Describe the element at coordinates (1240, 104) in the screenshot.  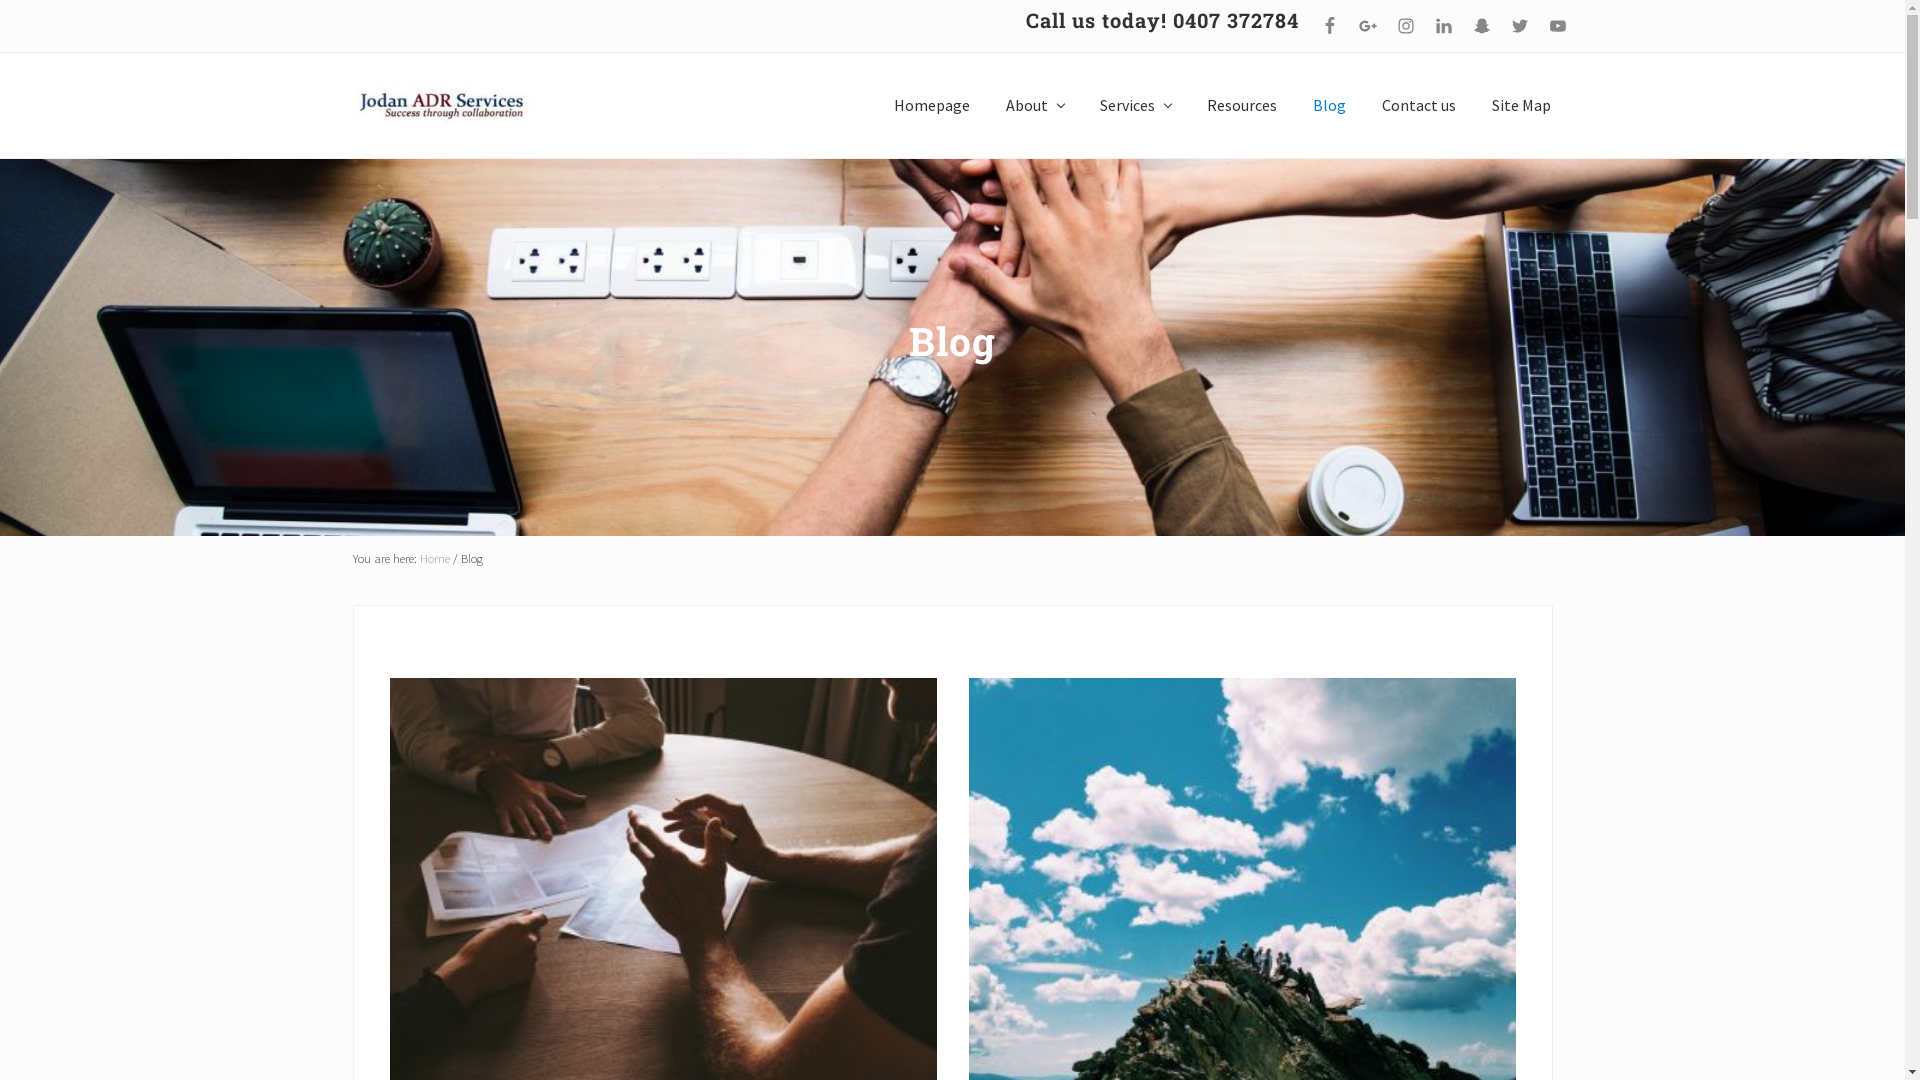
I see `'Resources'` at that location.